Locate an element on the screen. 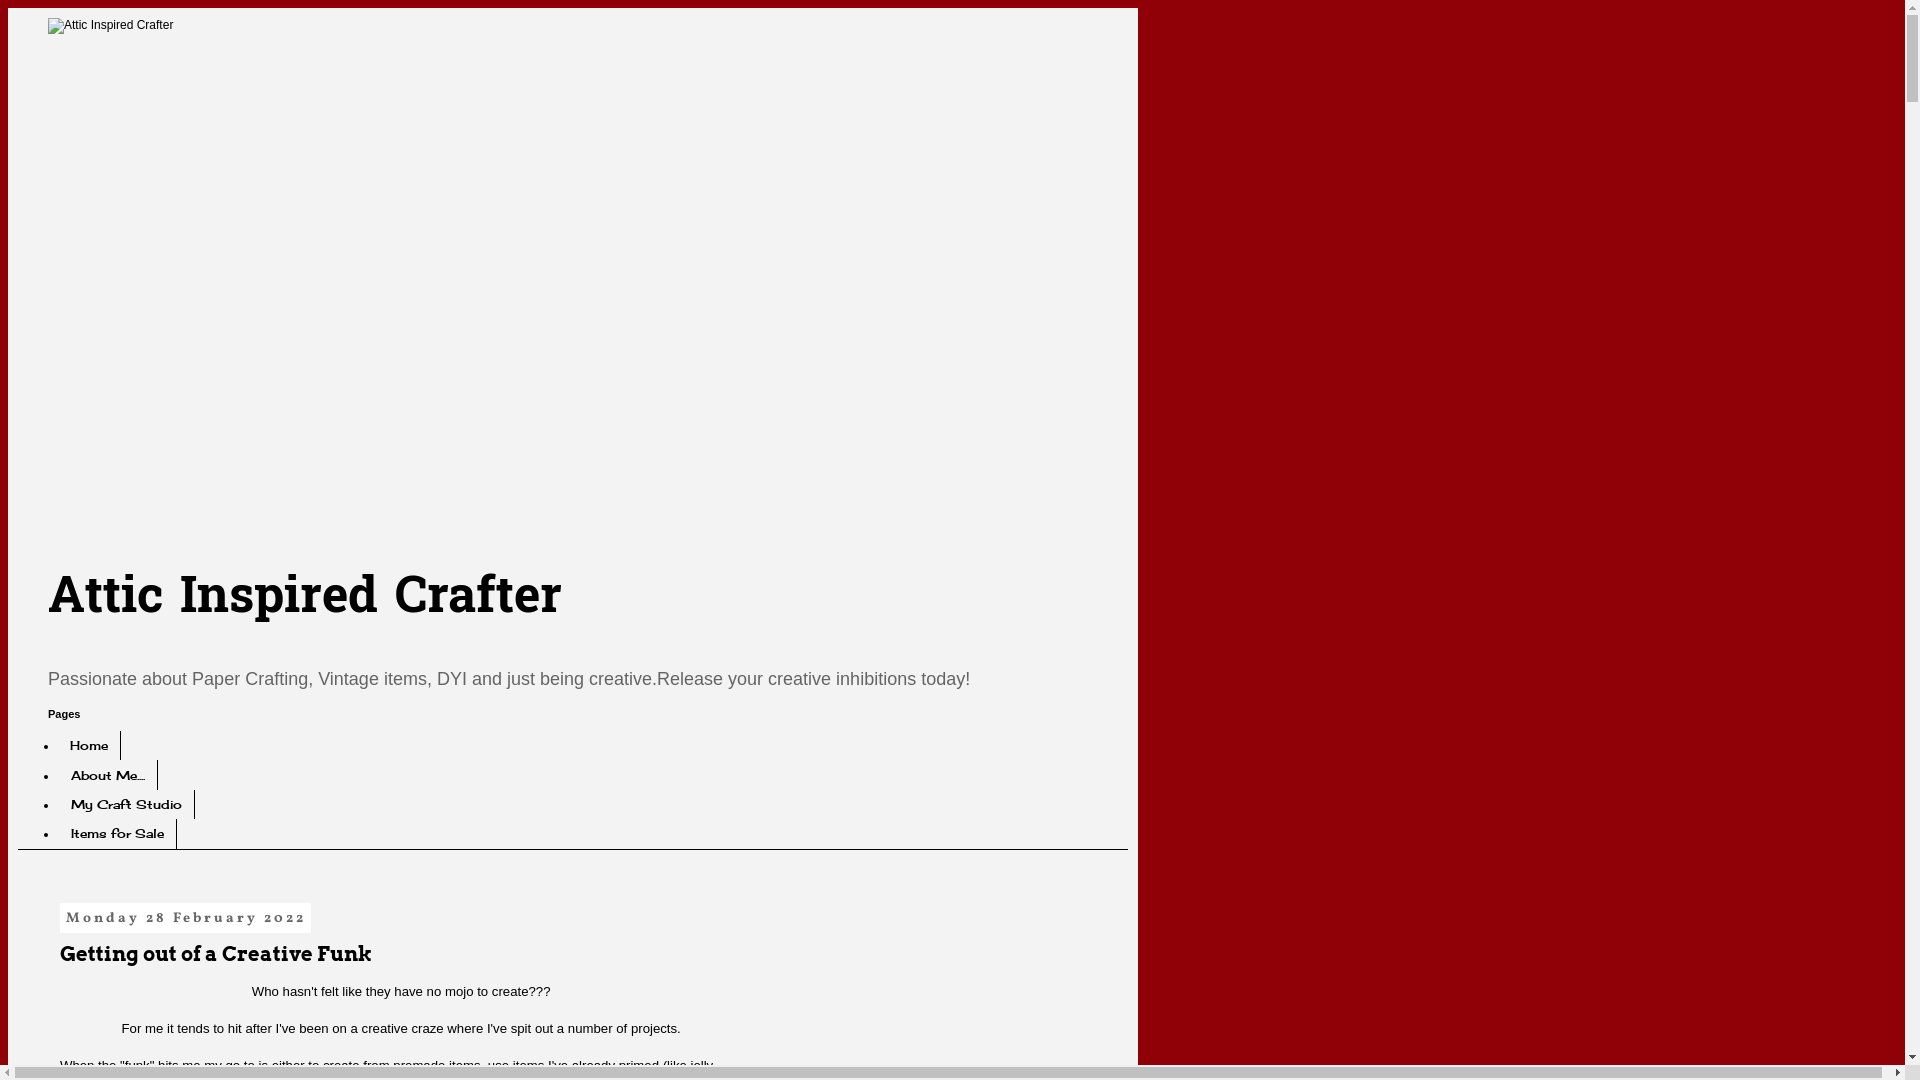 Image resolution: width=1920 pixels, height=1080 pixels. 'Attic Inspired Crafter' is located at coordinates (48, 597).